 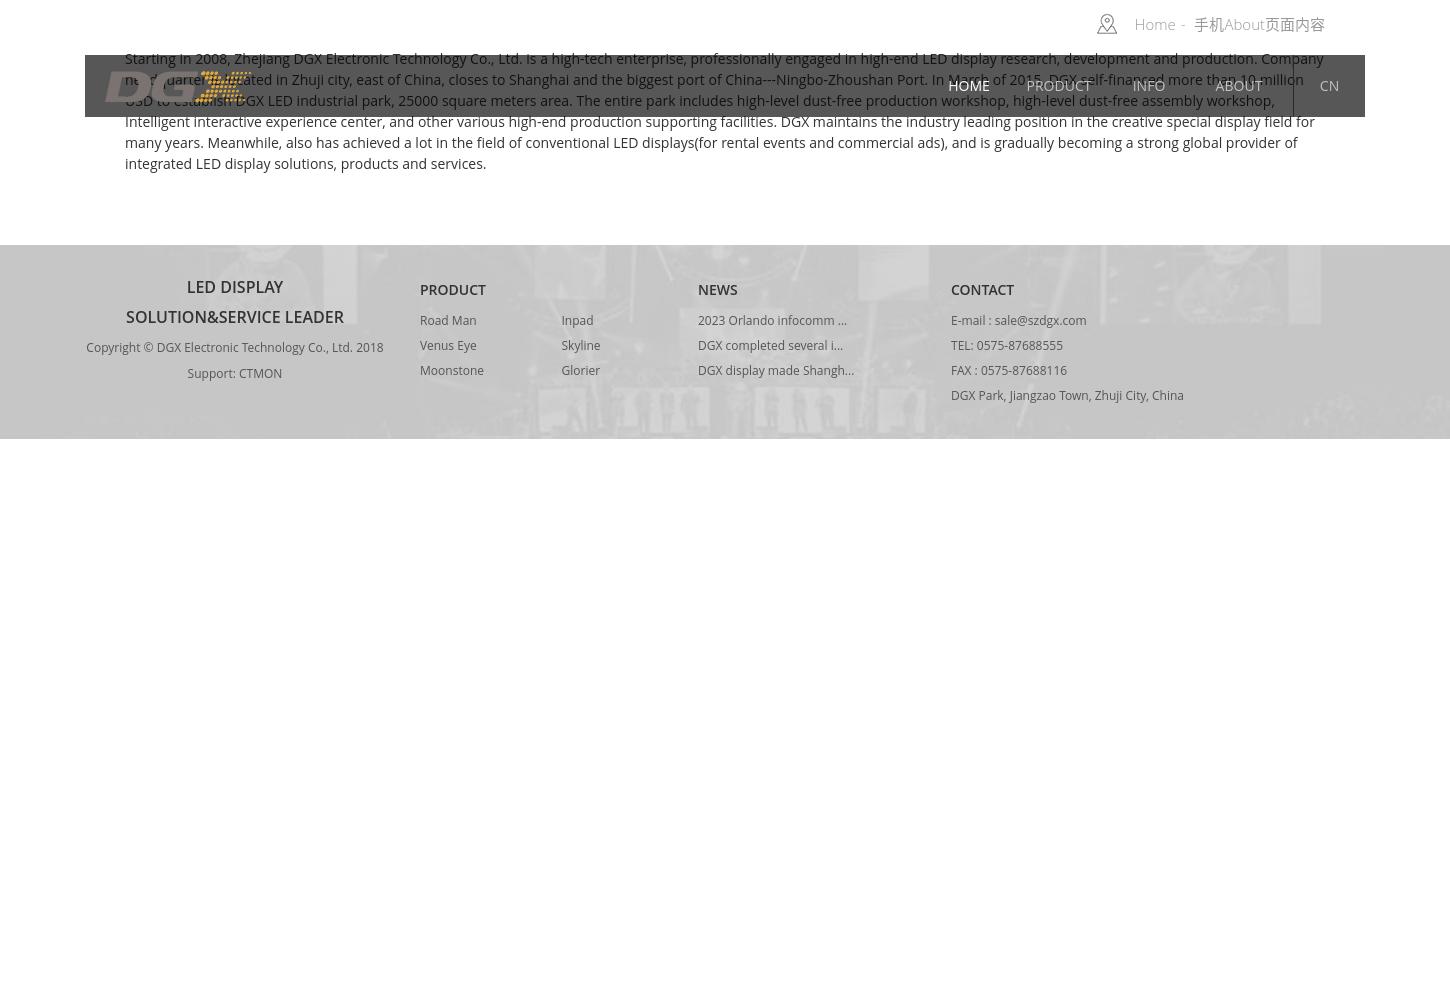 I want to click on 'Skyline', so click(x=580, y=344).